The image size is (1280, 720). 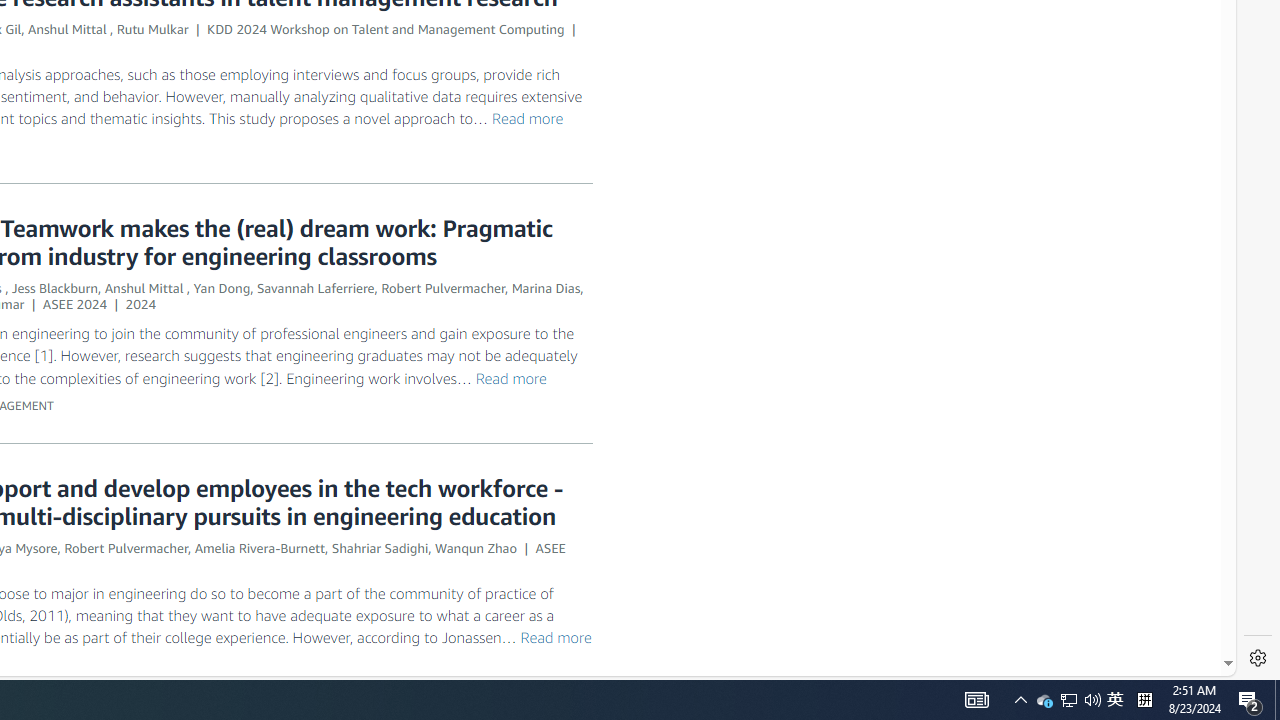 What do you see at coordinates (55, 288) in the screenshot?
I see `'Jess Blackburn'` at bounding box center [55, 288].